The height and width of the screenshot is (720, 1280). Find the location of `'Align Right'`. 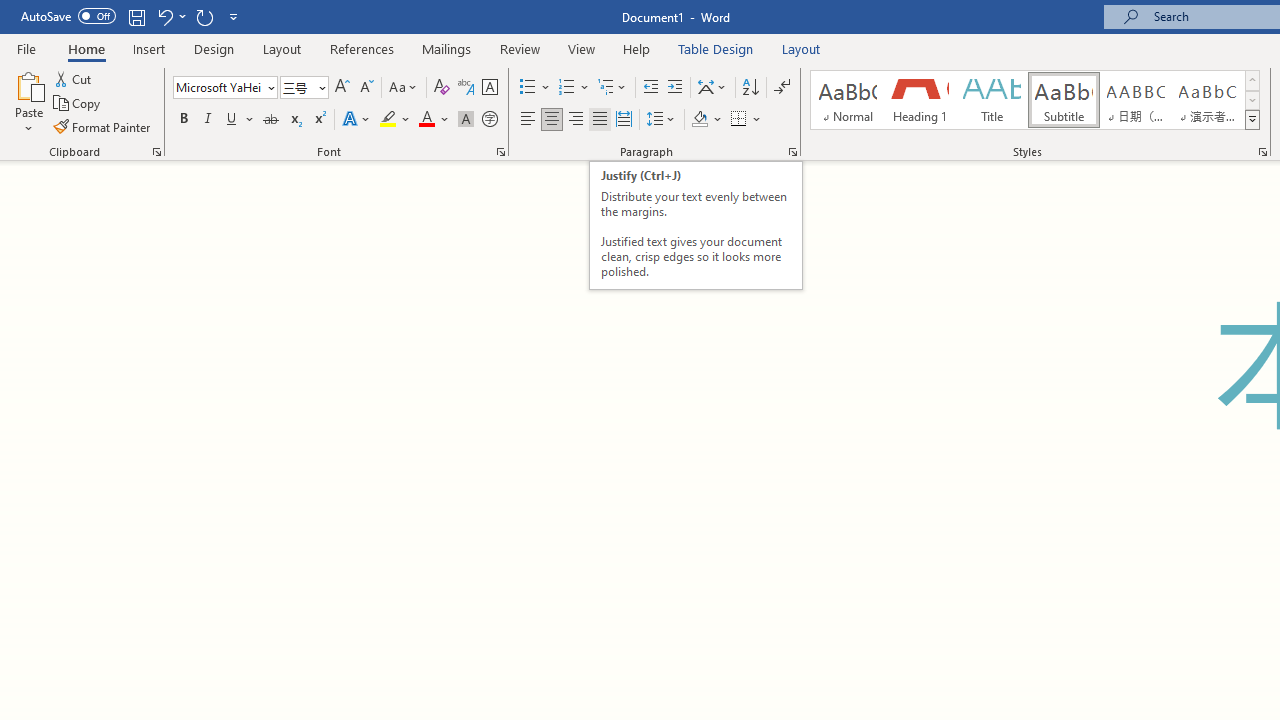

'Align Right' is located at coordinates (575, 119).